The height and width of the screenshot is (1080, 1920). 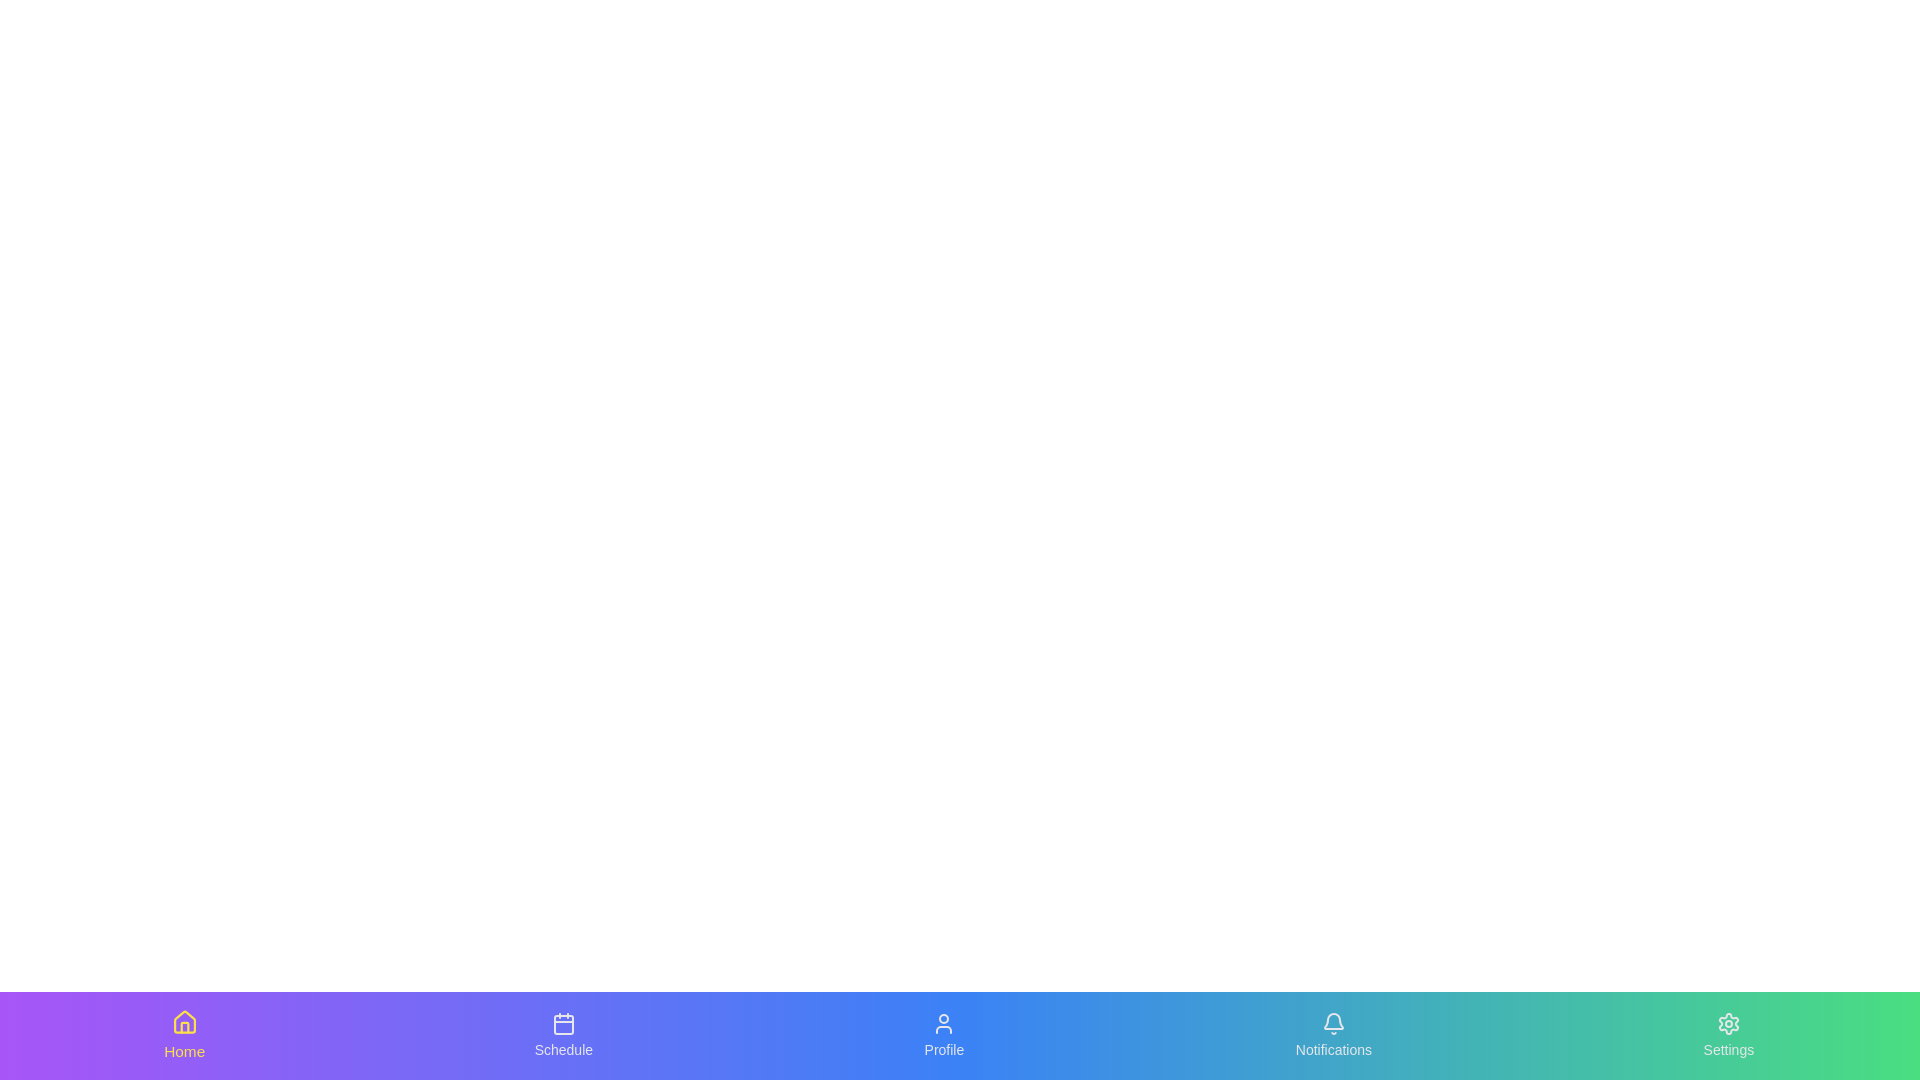 I want to click on the tab labeled Settings, so click(x=1727, y=1035).